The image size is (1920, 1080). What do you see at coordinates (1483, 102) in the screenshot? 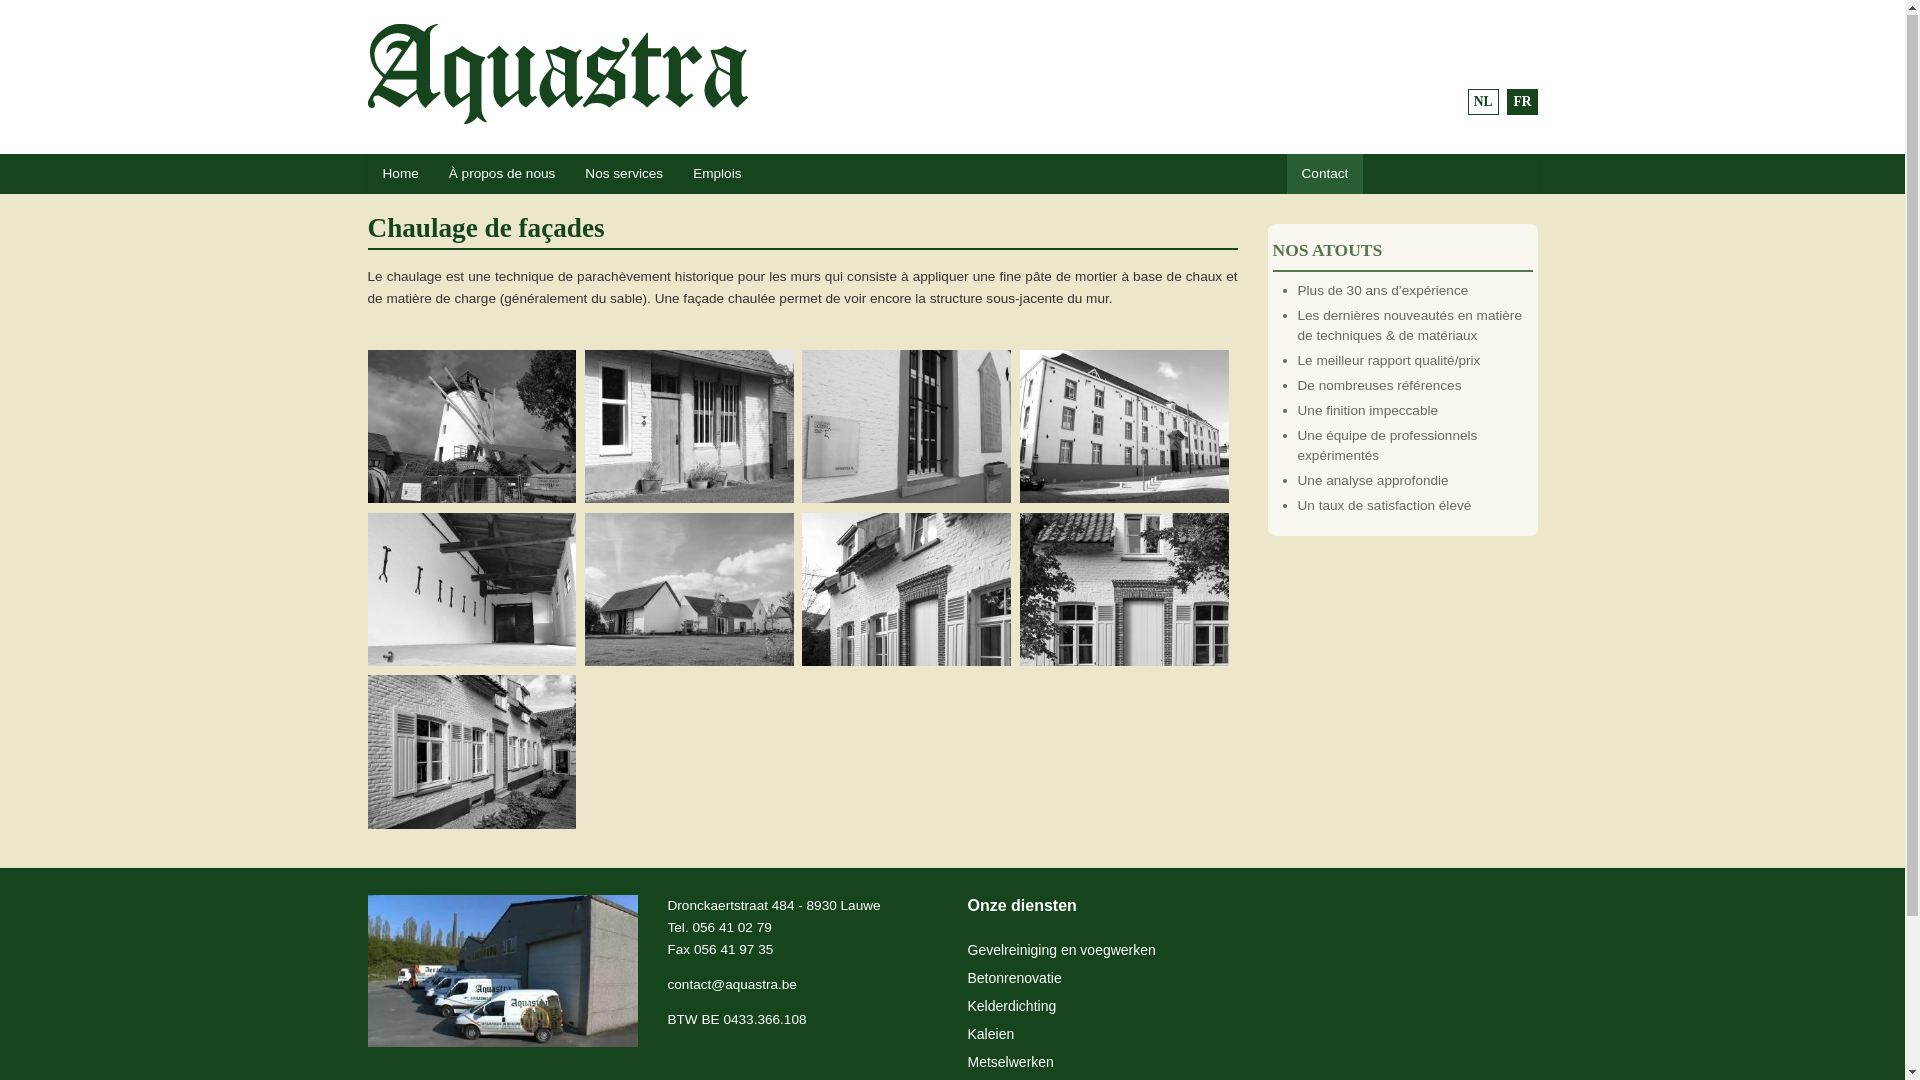
I see `'NL'` at bounding box center [1483, 102].